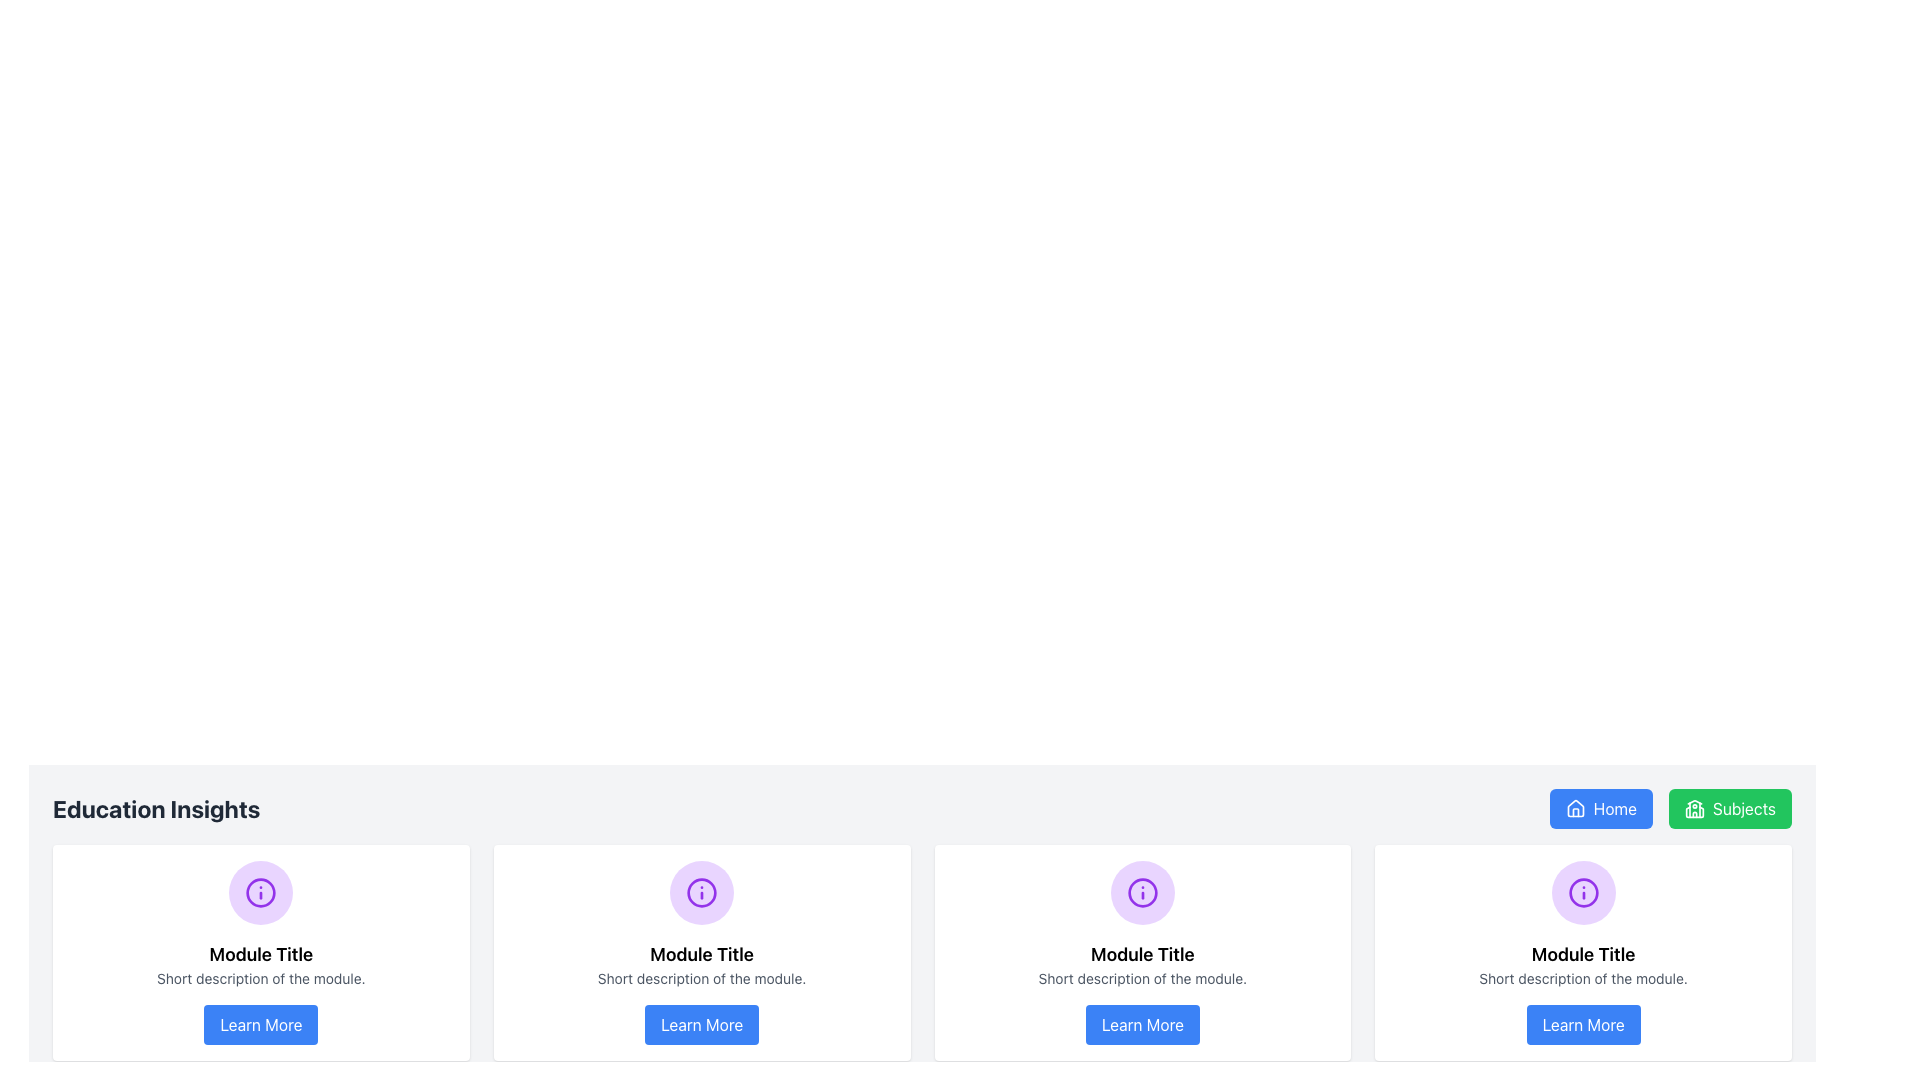 This screenshot has height=1080, width=1920. What do you see at coordinates (260, 892) in the screenshot?
I see `the decorative element located in the center of the first module card, positioned above the title 'Module Title'` at bounding box center [260, 892].